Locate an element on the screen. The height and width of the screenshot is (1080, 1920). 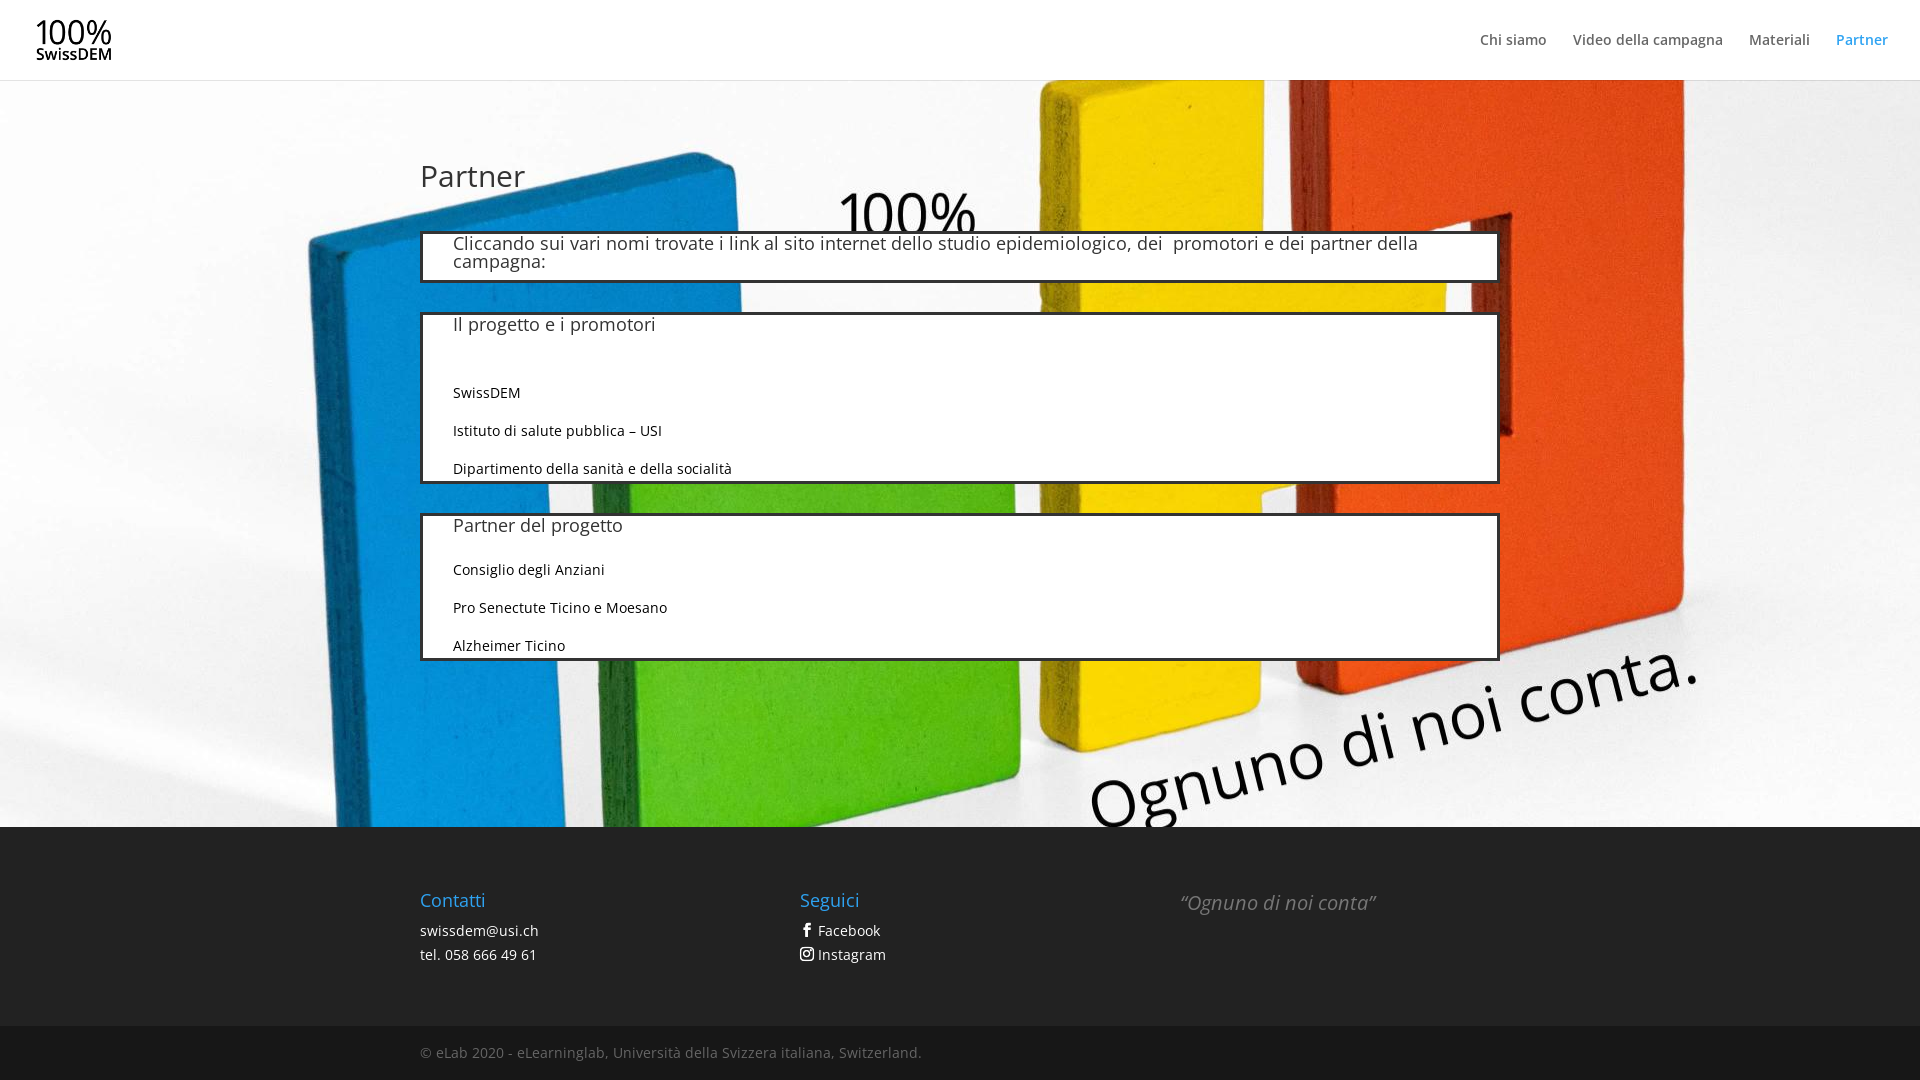
'Alzheimer Ticino' is located at coordinates (508, 645).